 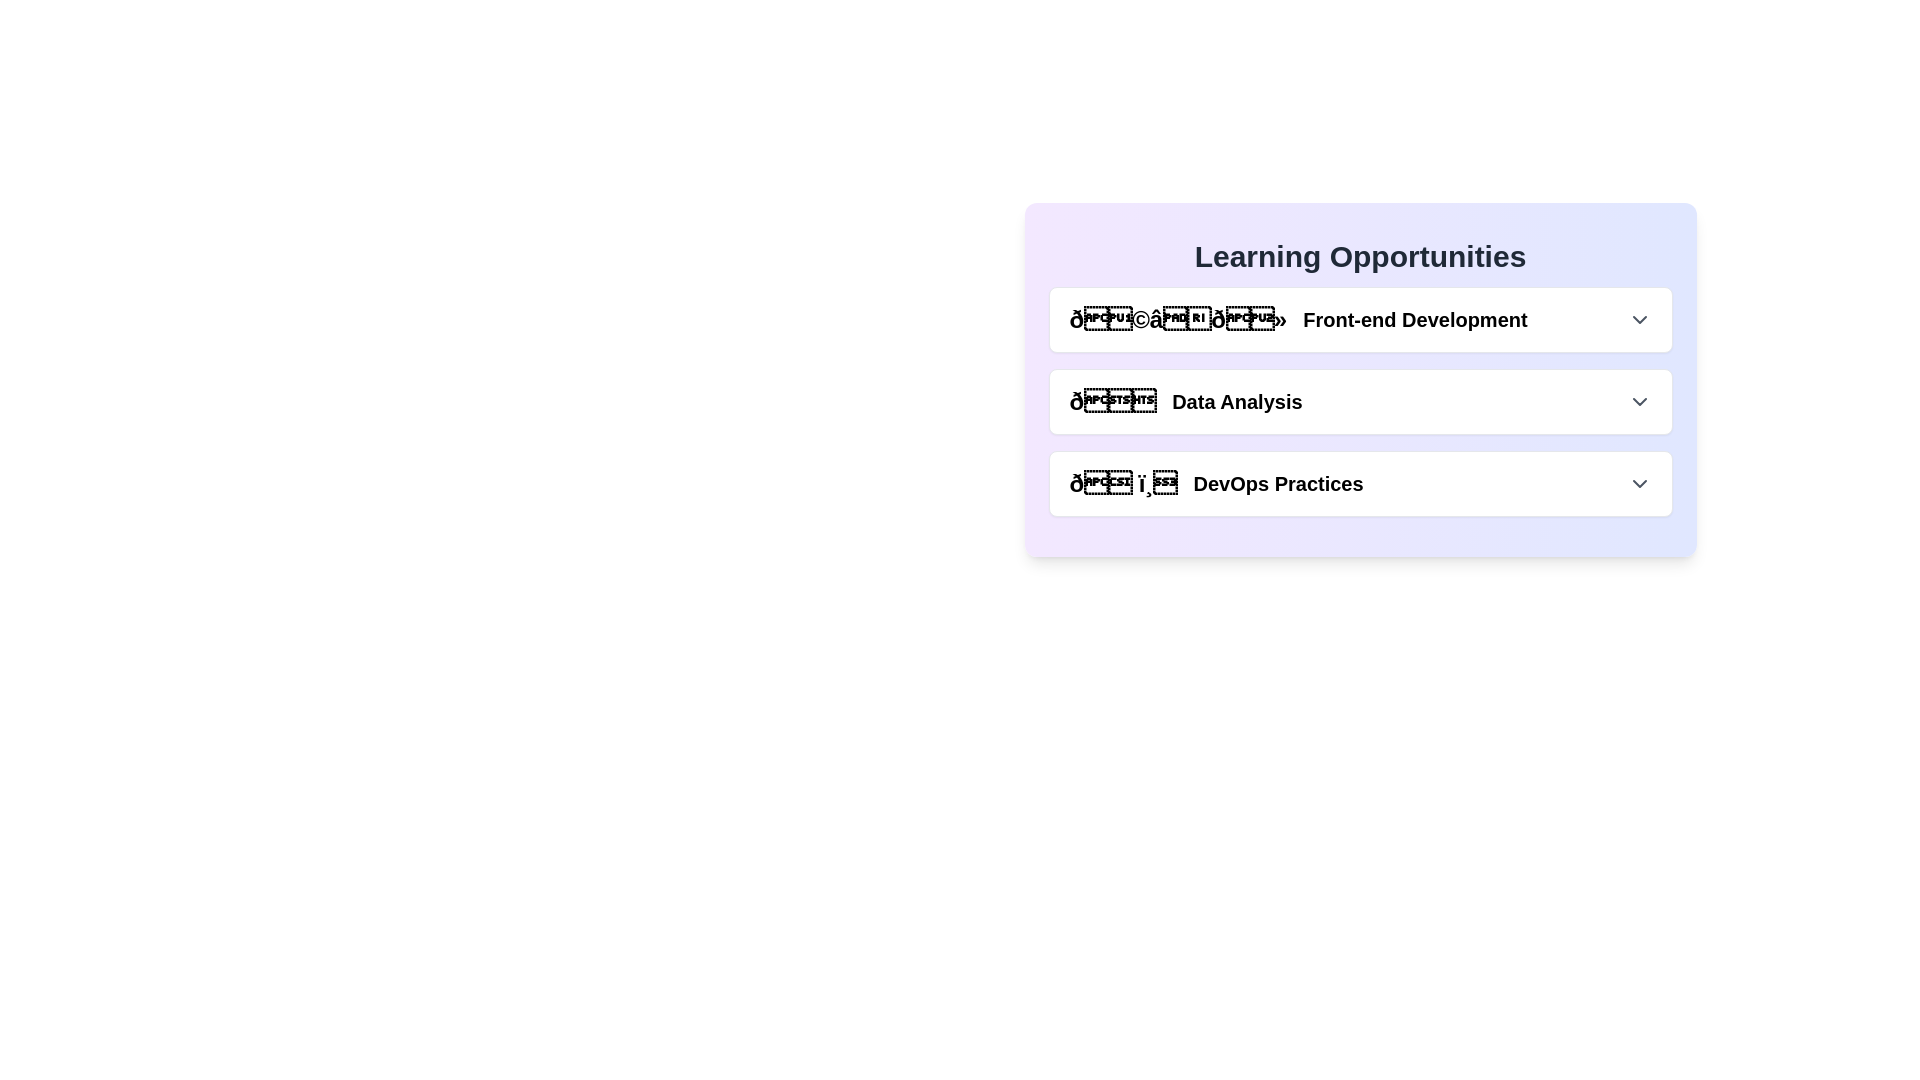 What do you see at coordinates (1178, 319) in the screenshot?
I see `the graphic/icon representing 'Front-end Development' located at the beginning of the list item, which serves as a visual cue for the associated label` at bounding box center [1178, 319].